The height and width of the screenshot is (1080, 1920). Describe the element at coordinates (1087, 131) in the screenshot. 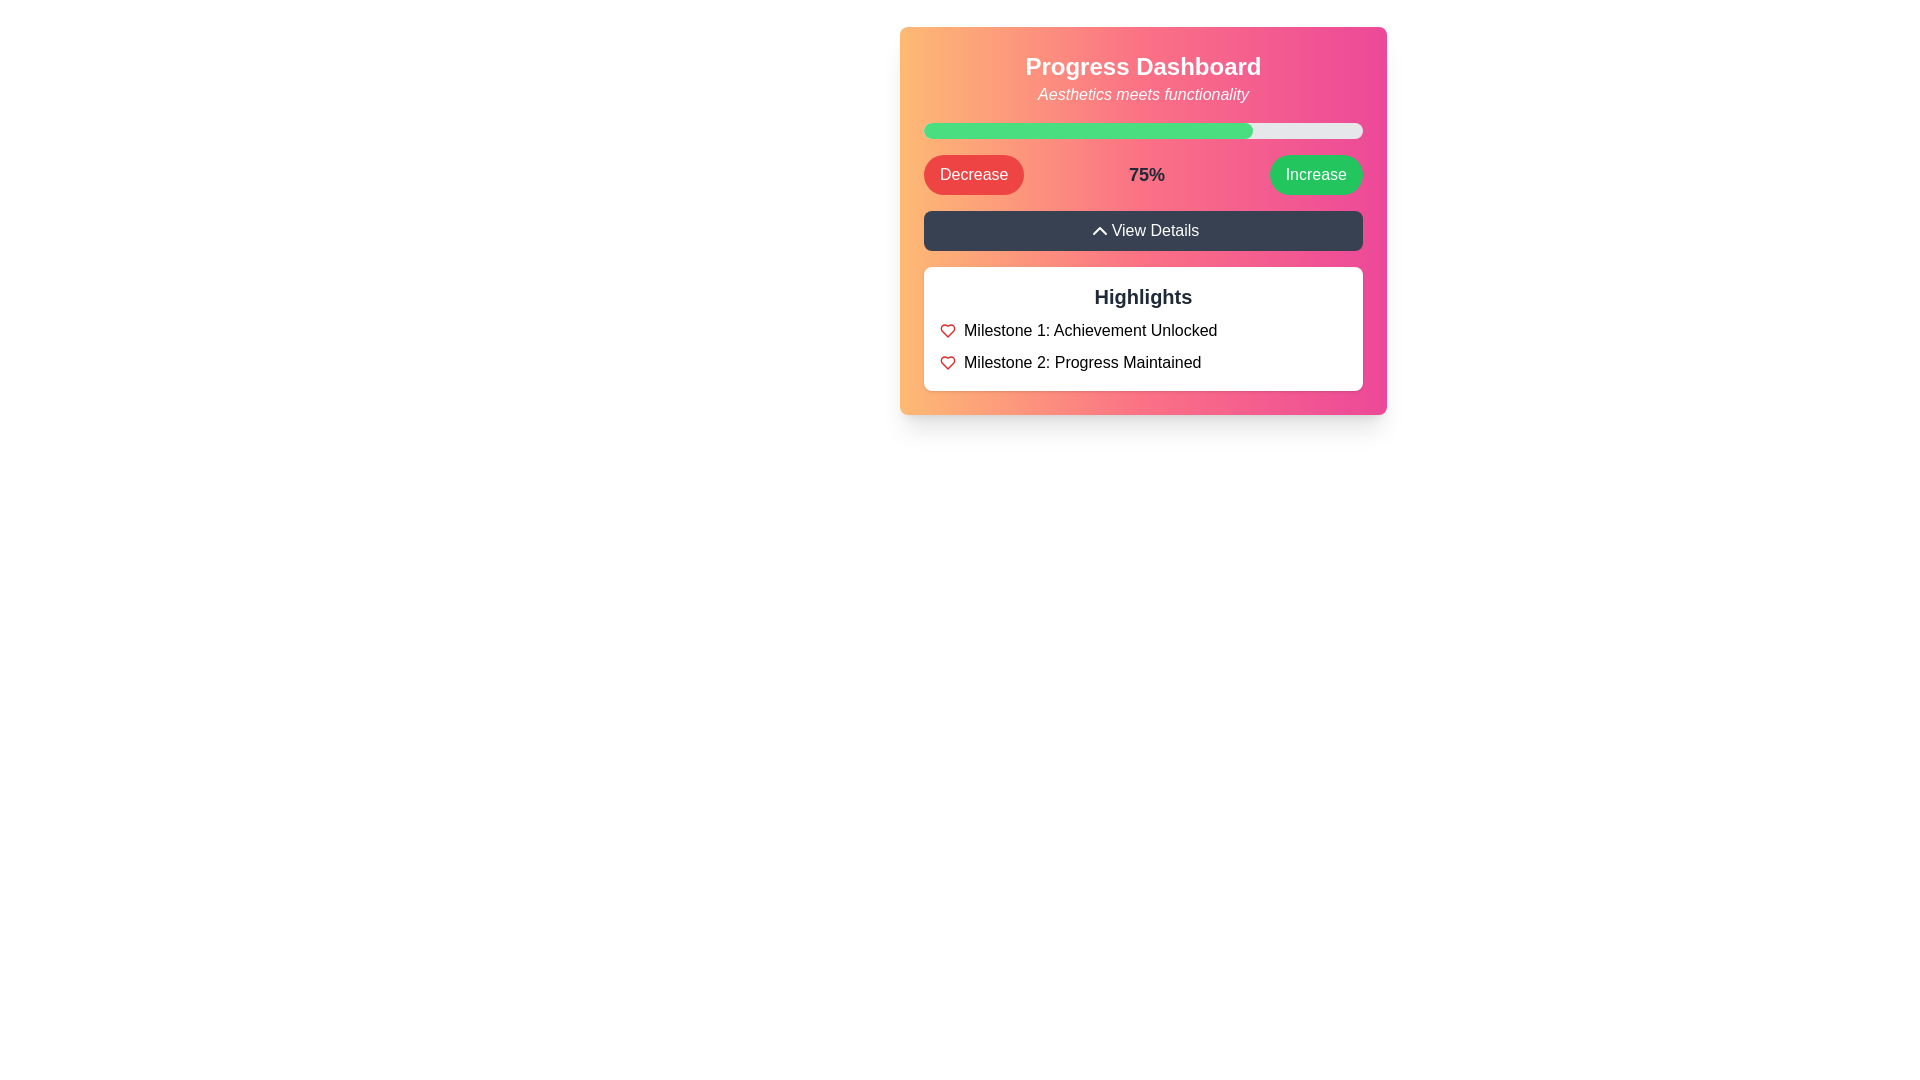

I see `the filled portion of the progress indicator that visually represents 75% progress in the task, located near the top of the dashboard` at that location.